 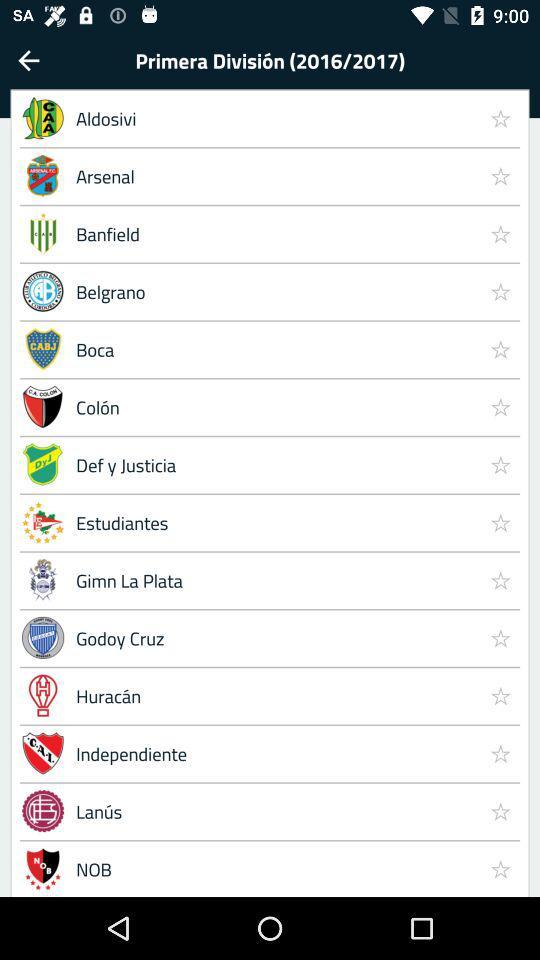 What do you see at coordinates (499, 118) in the screenshot?
I see `the item next to aldosivi icon` at bounding box center [499, 118].